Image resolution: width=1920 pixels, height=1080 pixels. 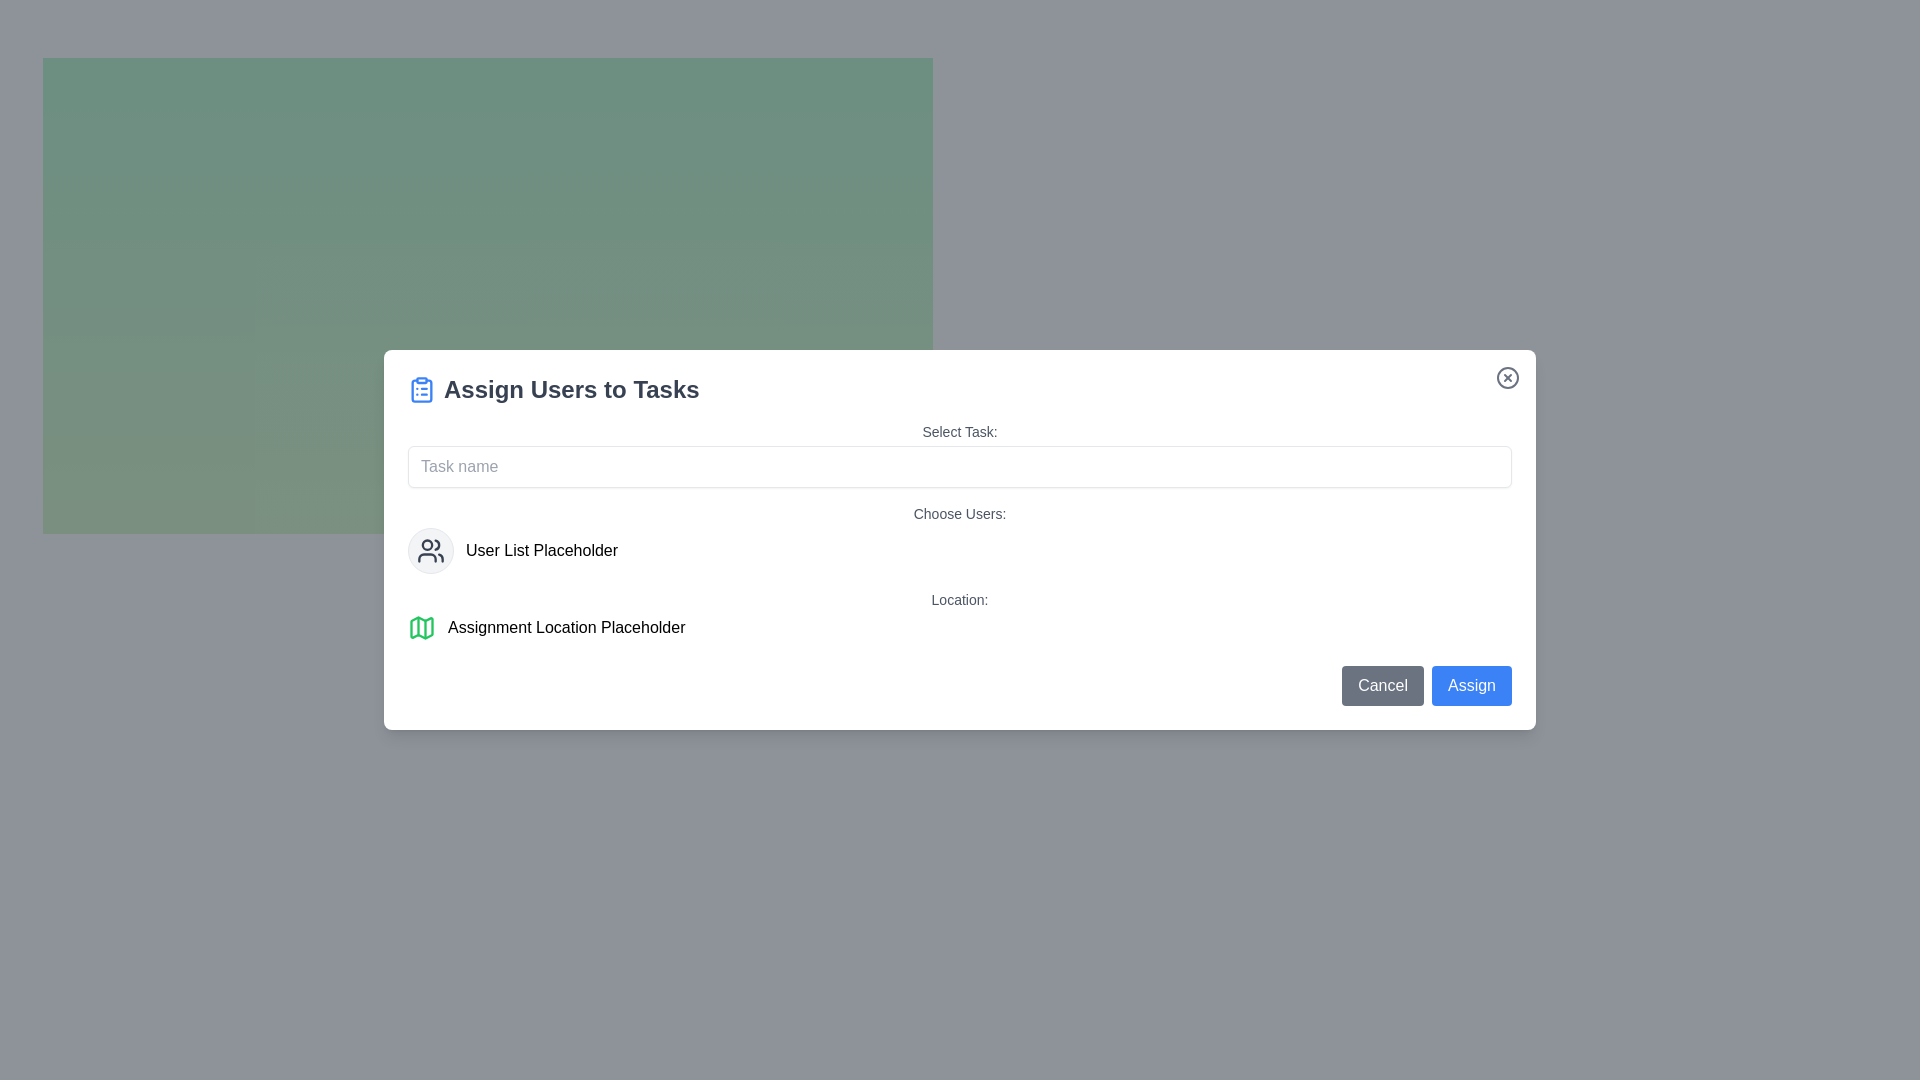 What do you see at coordinates (1472, 685) in the screenshot?
I see `the button located` at bounding box center [1472, 685].